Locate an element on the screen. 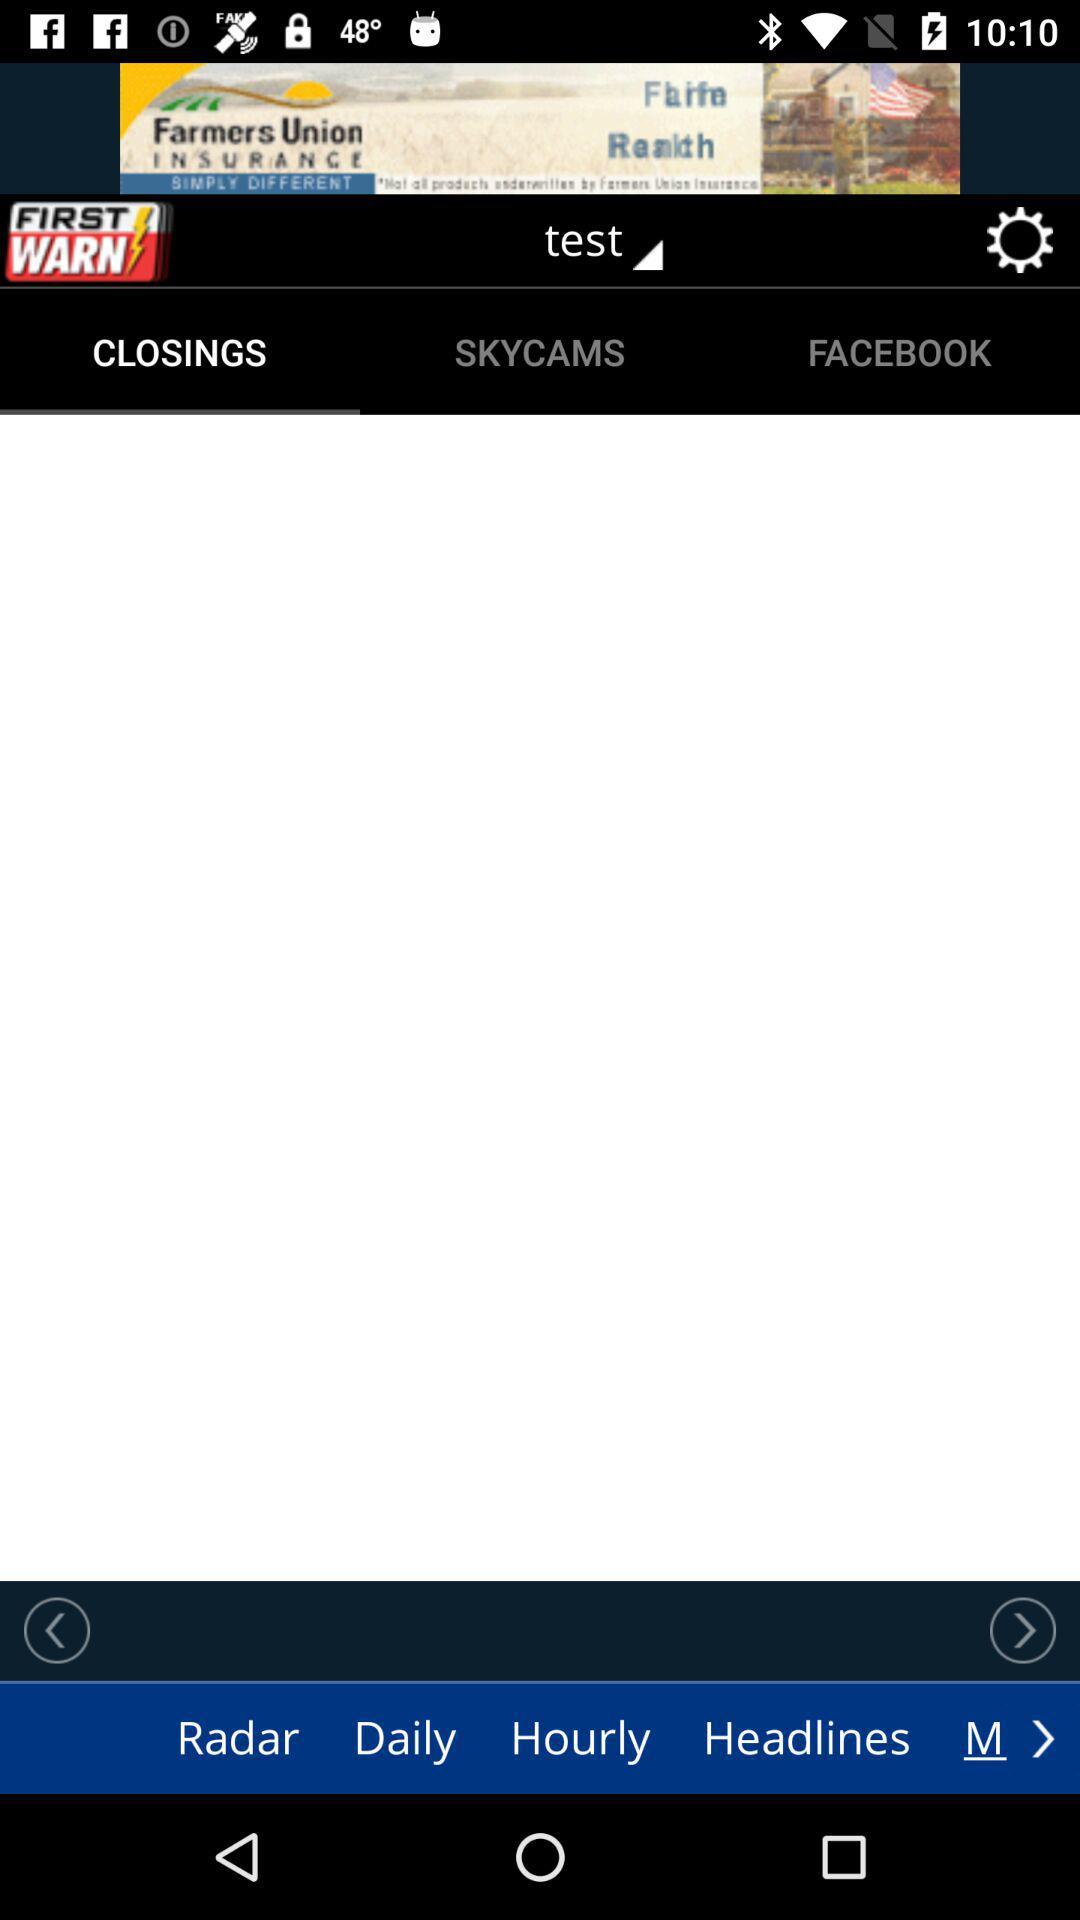 The width and height of the screenshot is (1080, 1920). the icon to the left of test is located at coordinates (131, 240).